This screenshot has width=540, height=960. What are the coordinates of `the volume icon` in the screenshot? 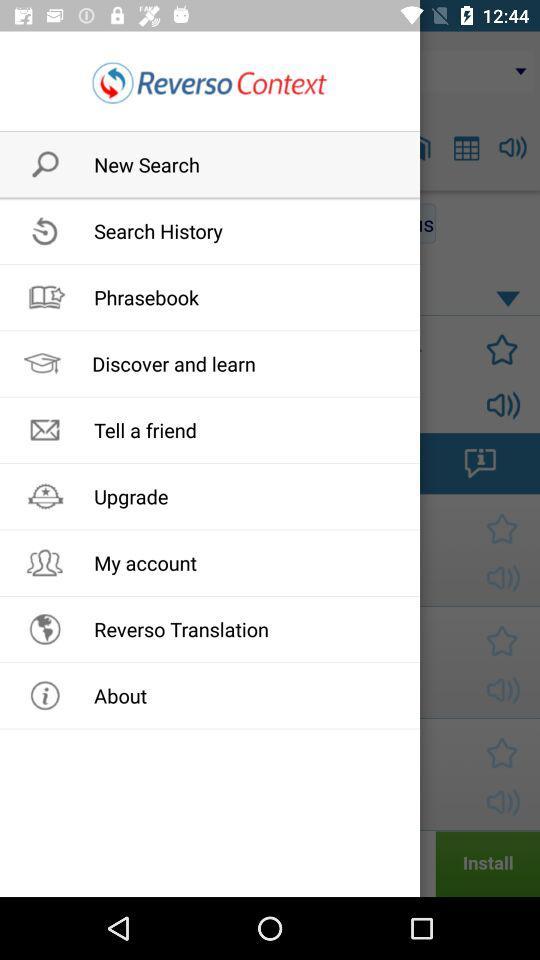 It's located at (513, 146).